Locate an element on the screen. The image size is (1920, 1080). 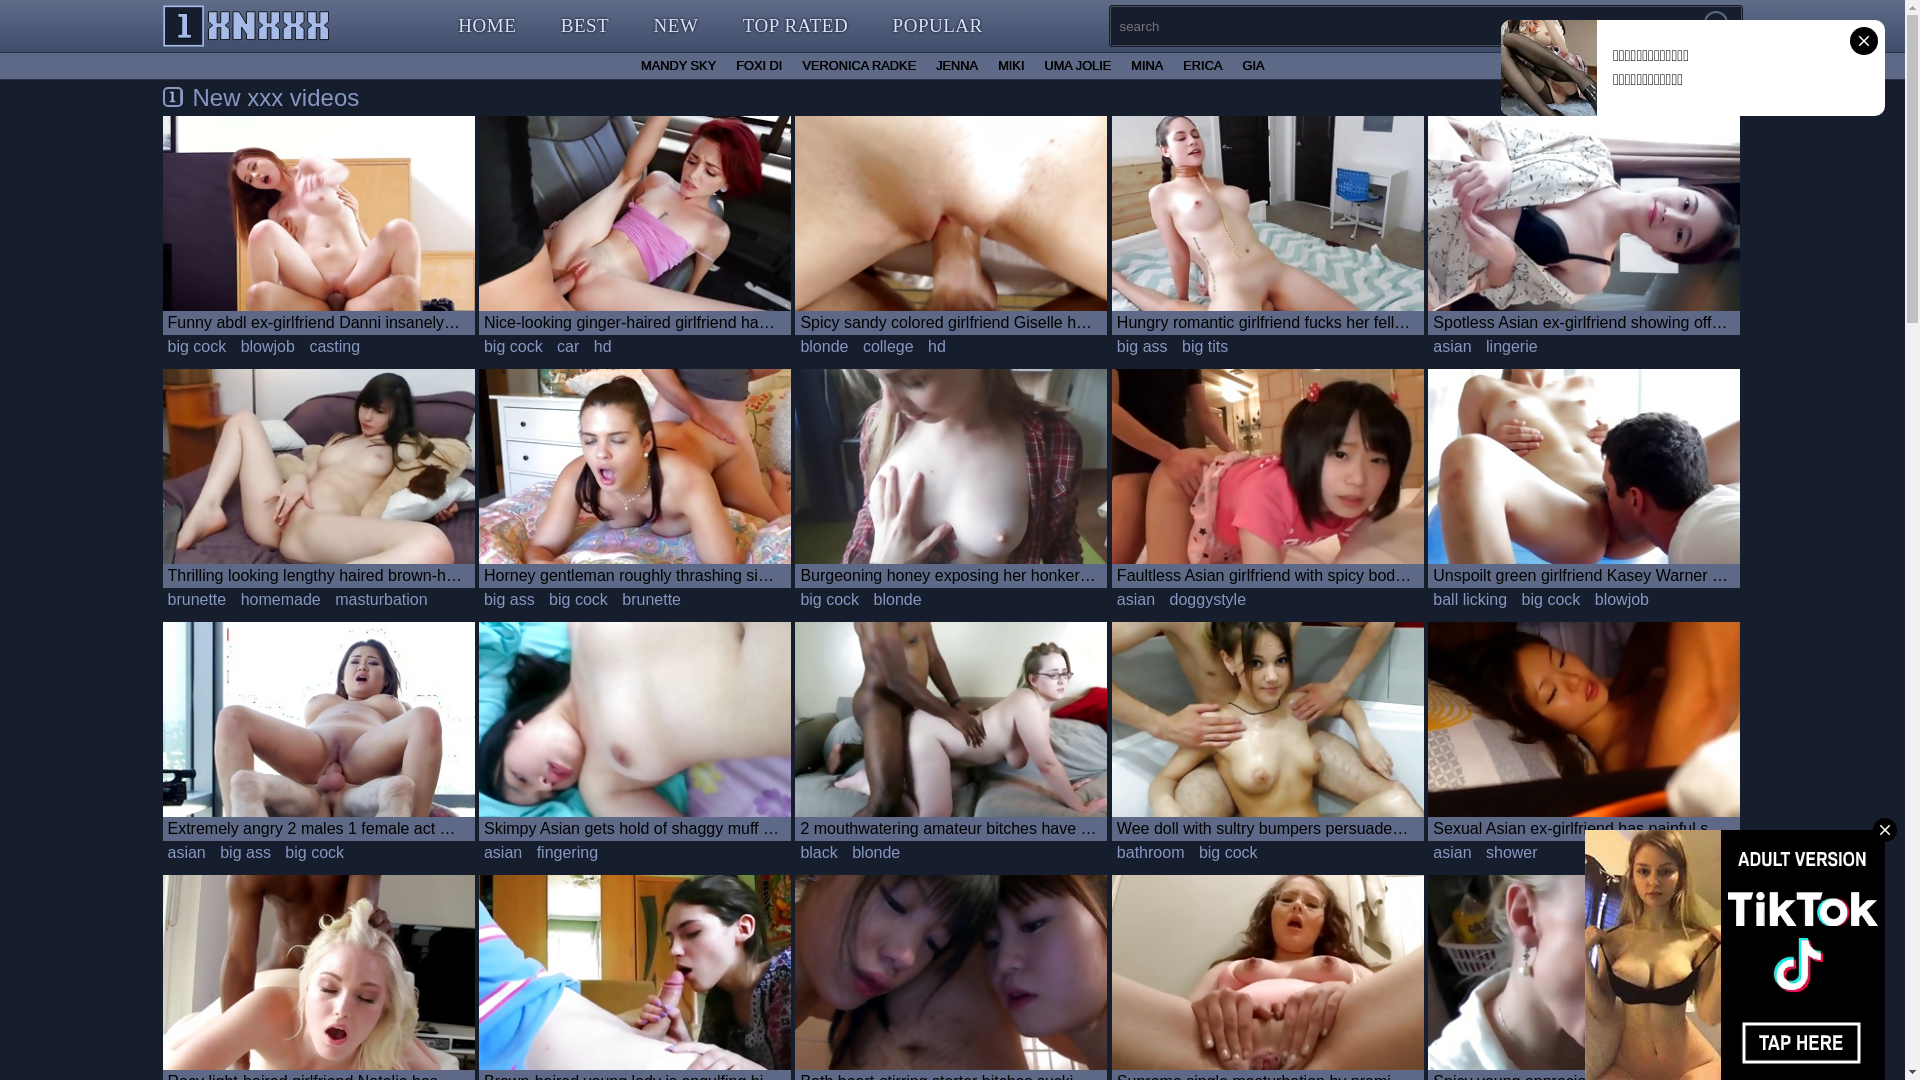
'college' is located at coordinates (858, 346).